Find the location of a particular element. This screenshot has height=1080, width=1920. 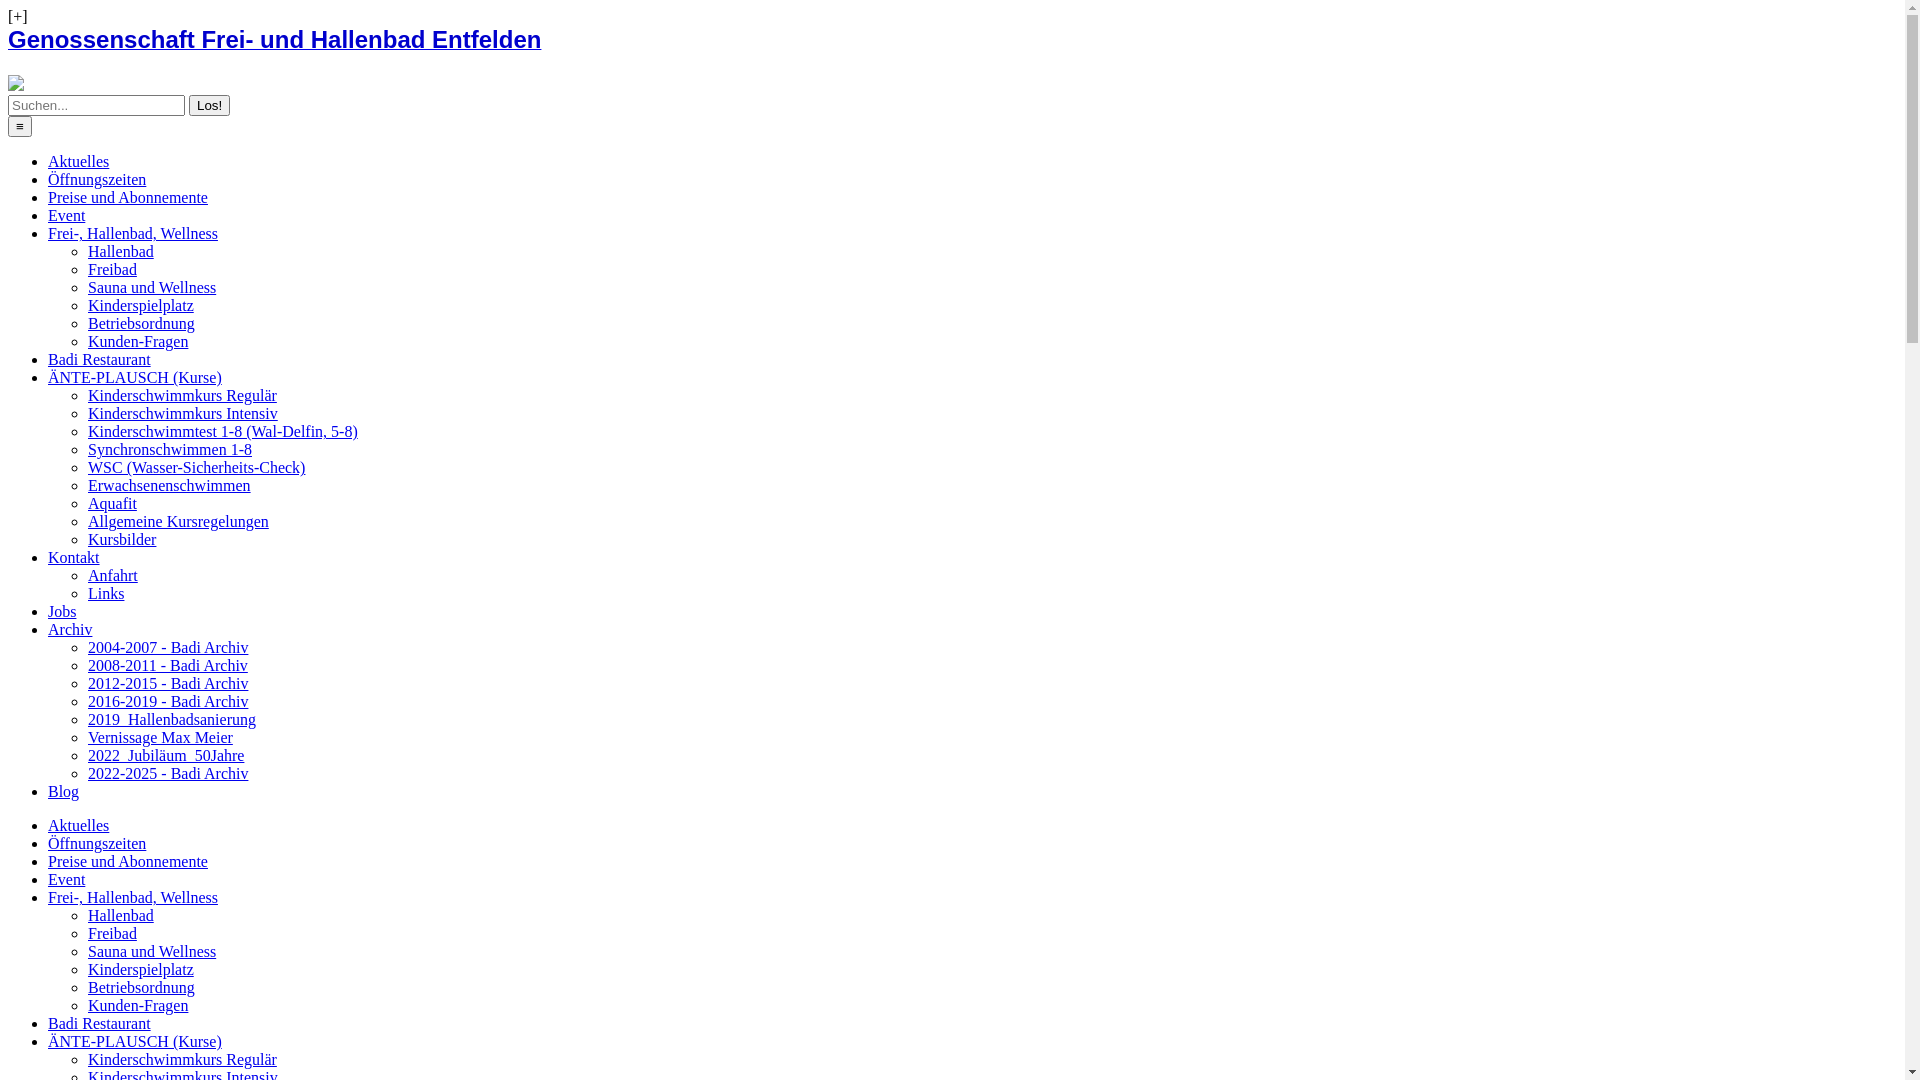

'Event' is located at coordinates (66, 215).